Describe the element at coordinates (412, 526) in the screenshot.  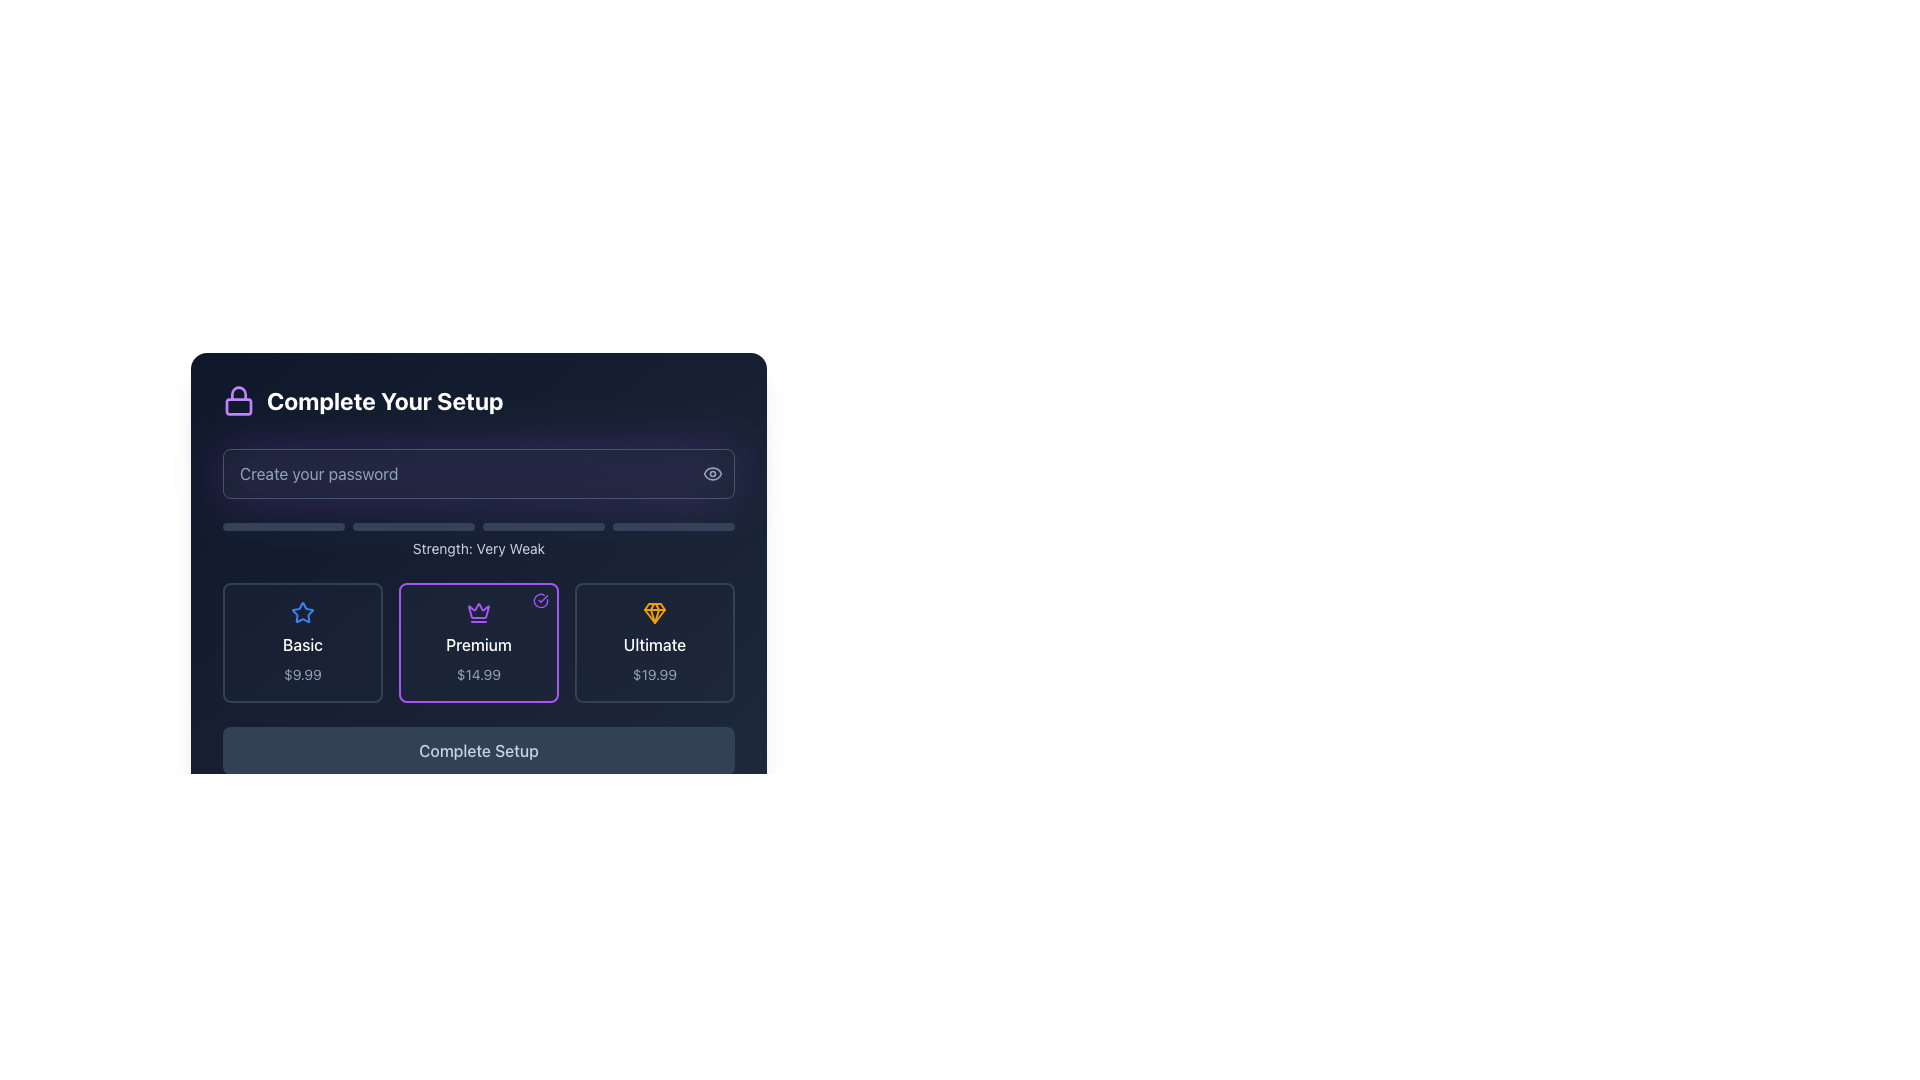
I see `the second progress bar segment, which is a slim, horizontal bar with rounded ends and a solid dark gray color, located below the input field labeled 'Create your password.'` at that location.